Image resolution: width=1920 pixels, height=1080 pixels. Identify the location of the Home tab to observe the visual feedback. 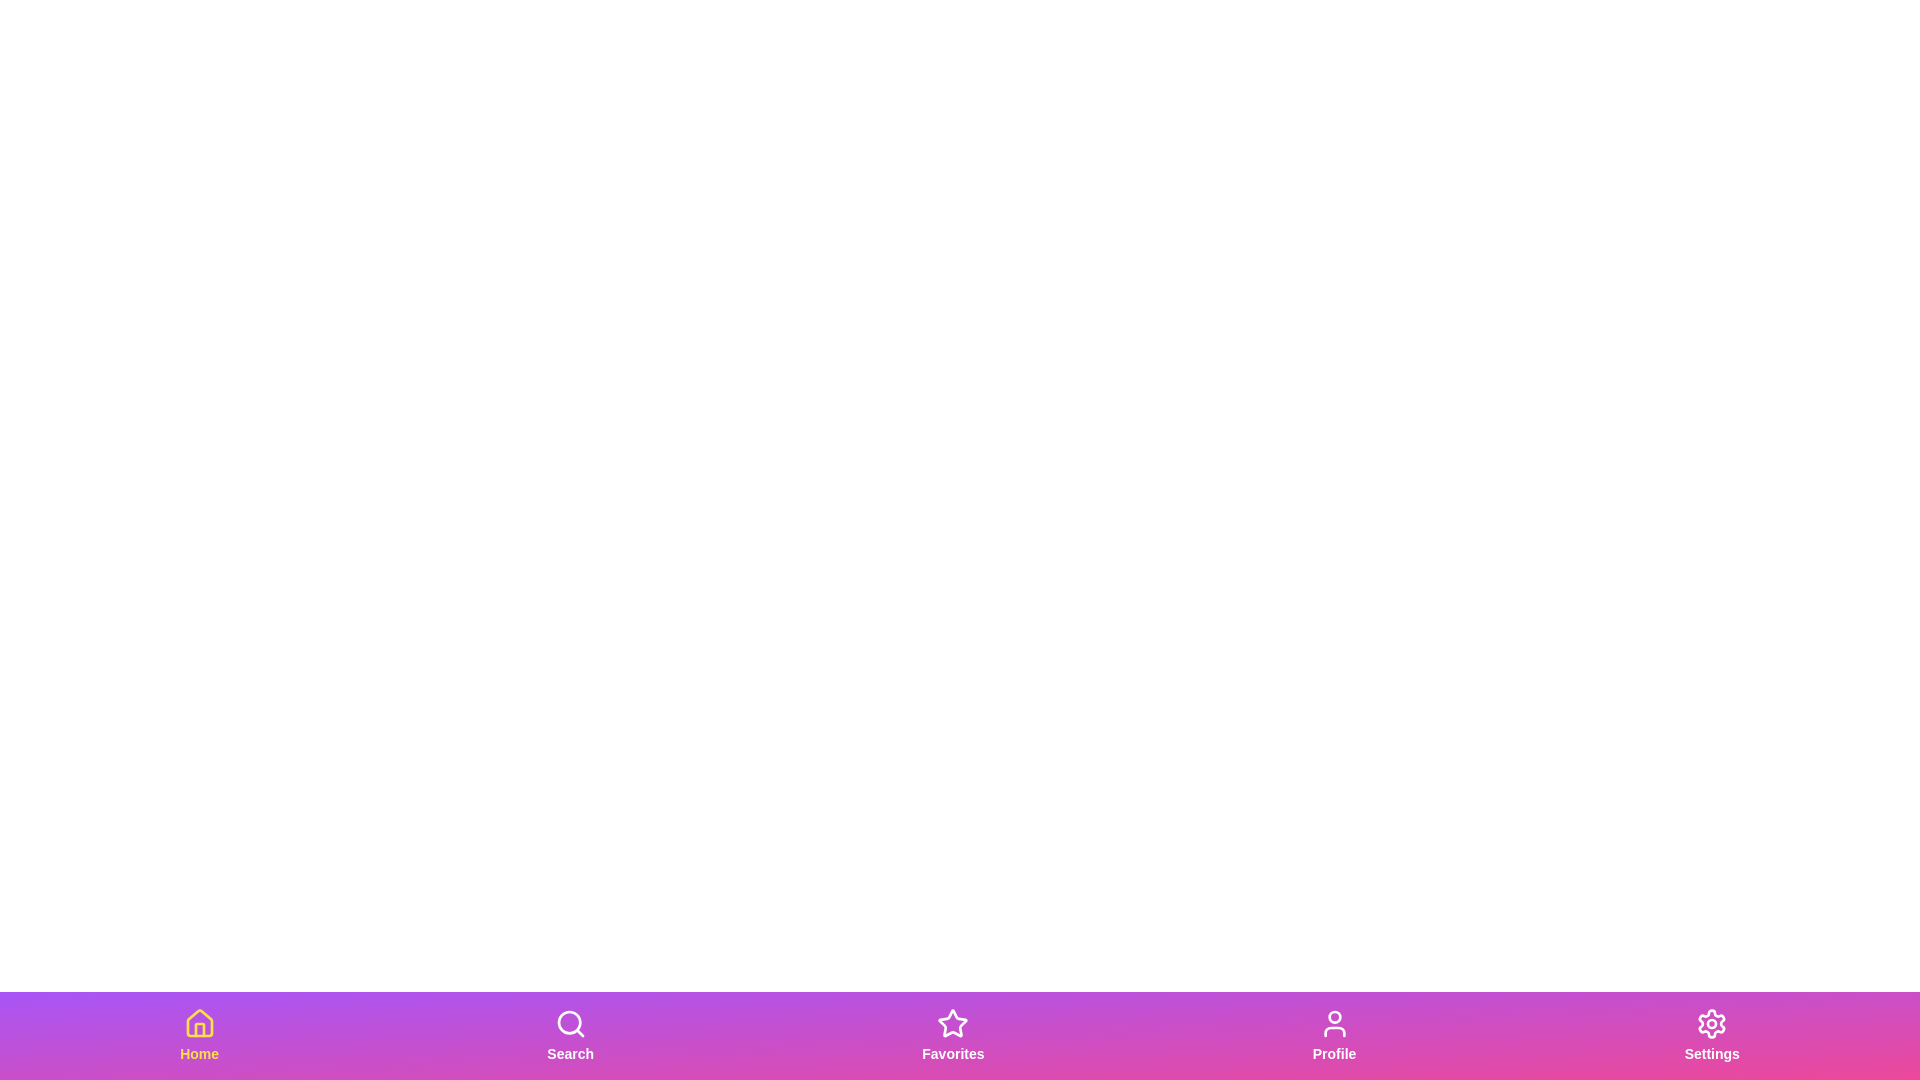
(198, 1035).